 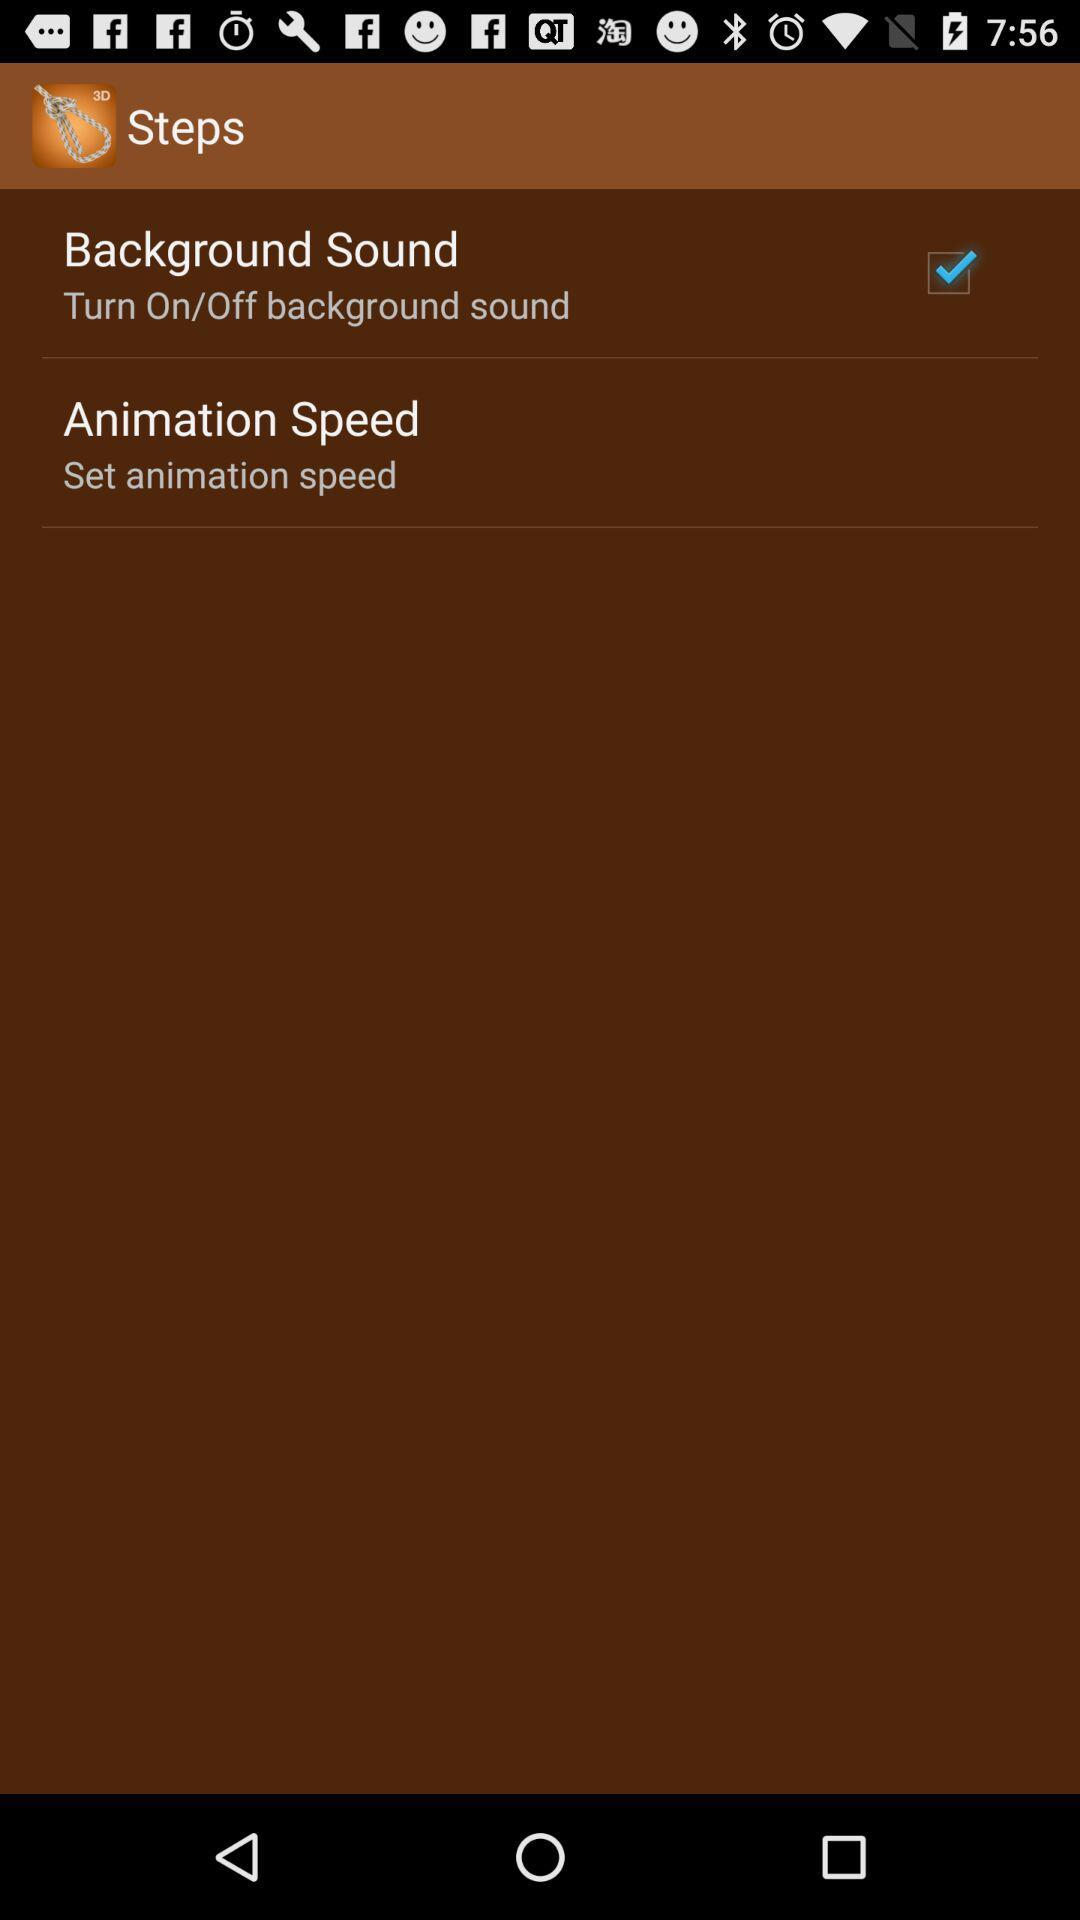 What do you see at coordinates (315, 303) in the screenshot?
I see `turn on off item` at bounding box center [315, 303].